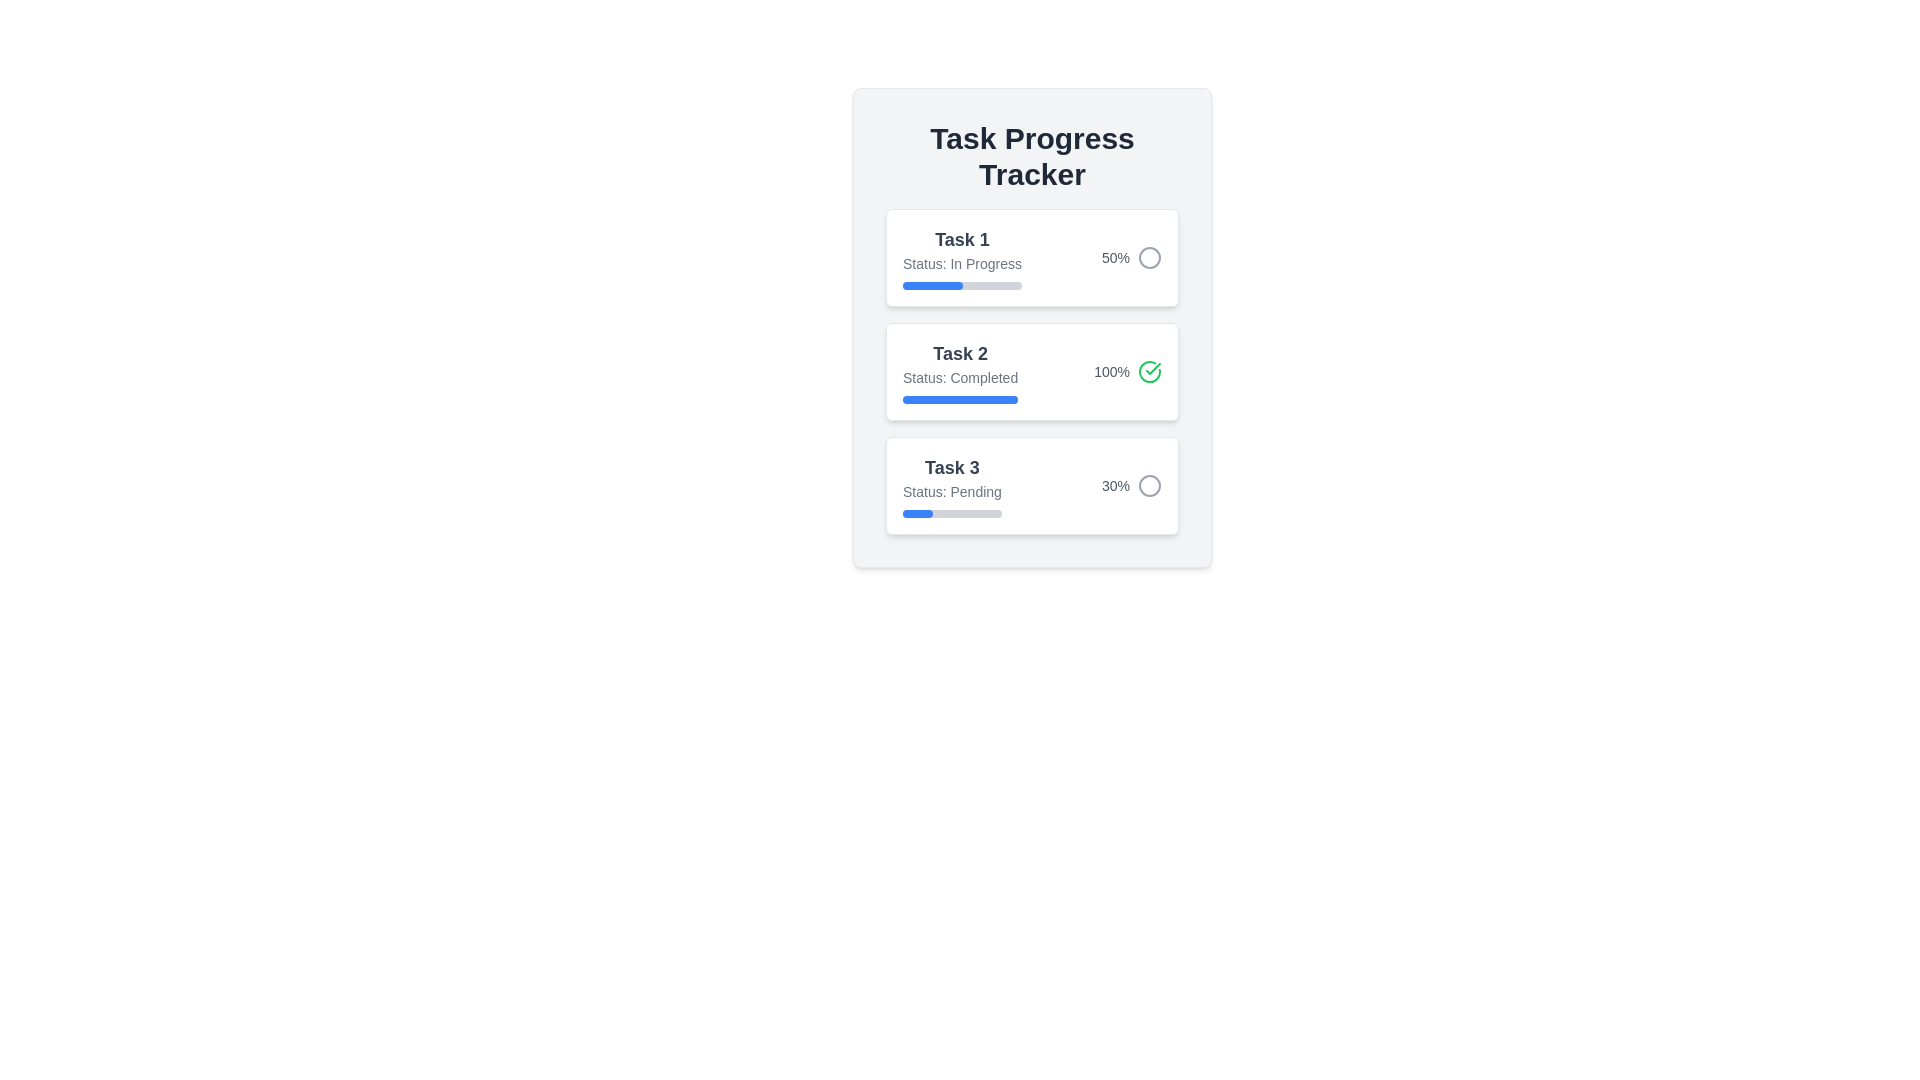  What do you see at coordinates (951, 467) in the screenshot?
I see `the 'Task 3' text label, which is bold and larger than surrounding text, located at the top of the third task descriptor block in the task progress tracker interface` at bounding box center [951, 467].